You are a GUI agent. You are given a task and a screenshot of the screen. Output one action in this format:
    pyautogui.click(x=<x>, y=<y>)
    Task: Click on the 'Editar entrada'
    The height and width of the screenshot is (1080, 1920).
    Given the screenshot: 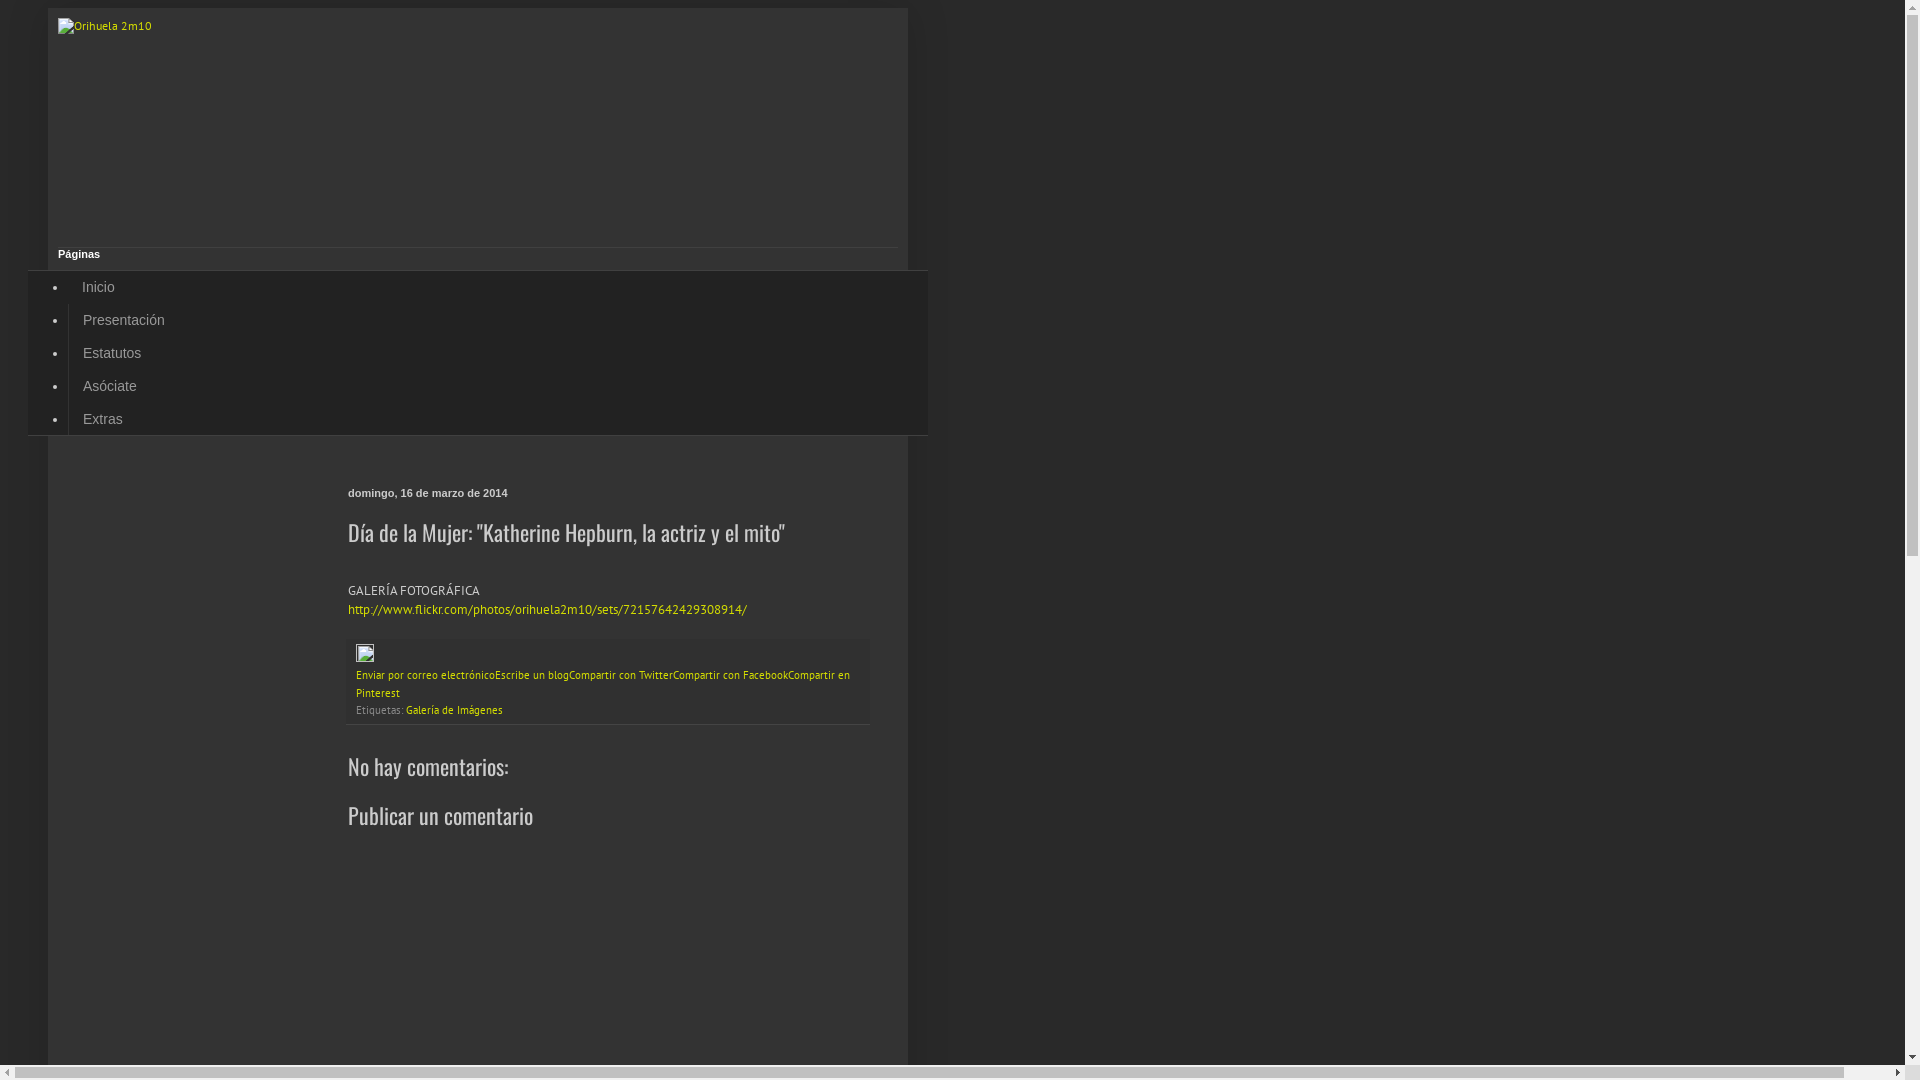 What is the action you would take?
    pyautogui.click(x=364, y=658)
    